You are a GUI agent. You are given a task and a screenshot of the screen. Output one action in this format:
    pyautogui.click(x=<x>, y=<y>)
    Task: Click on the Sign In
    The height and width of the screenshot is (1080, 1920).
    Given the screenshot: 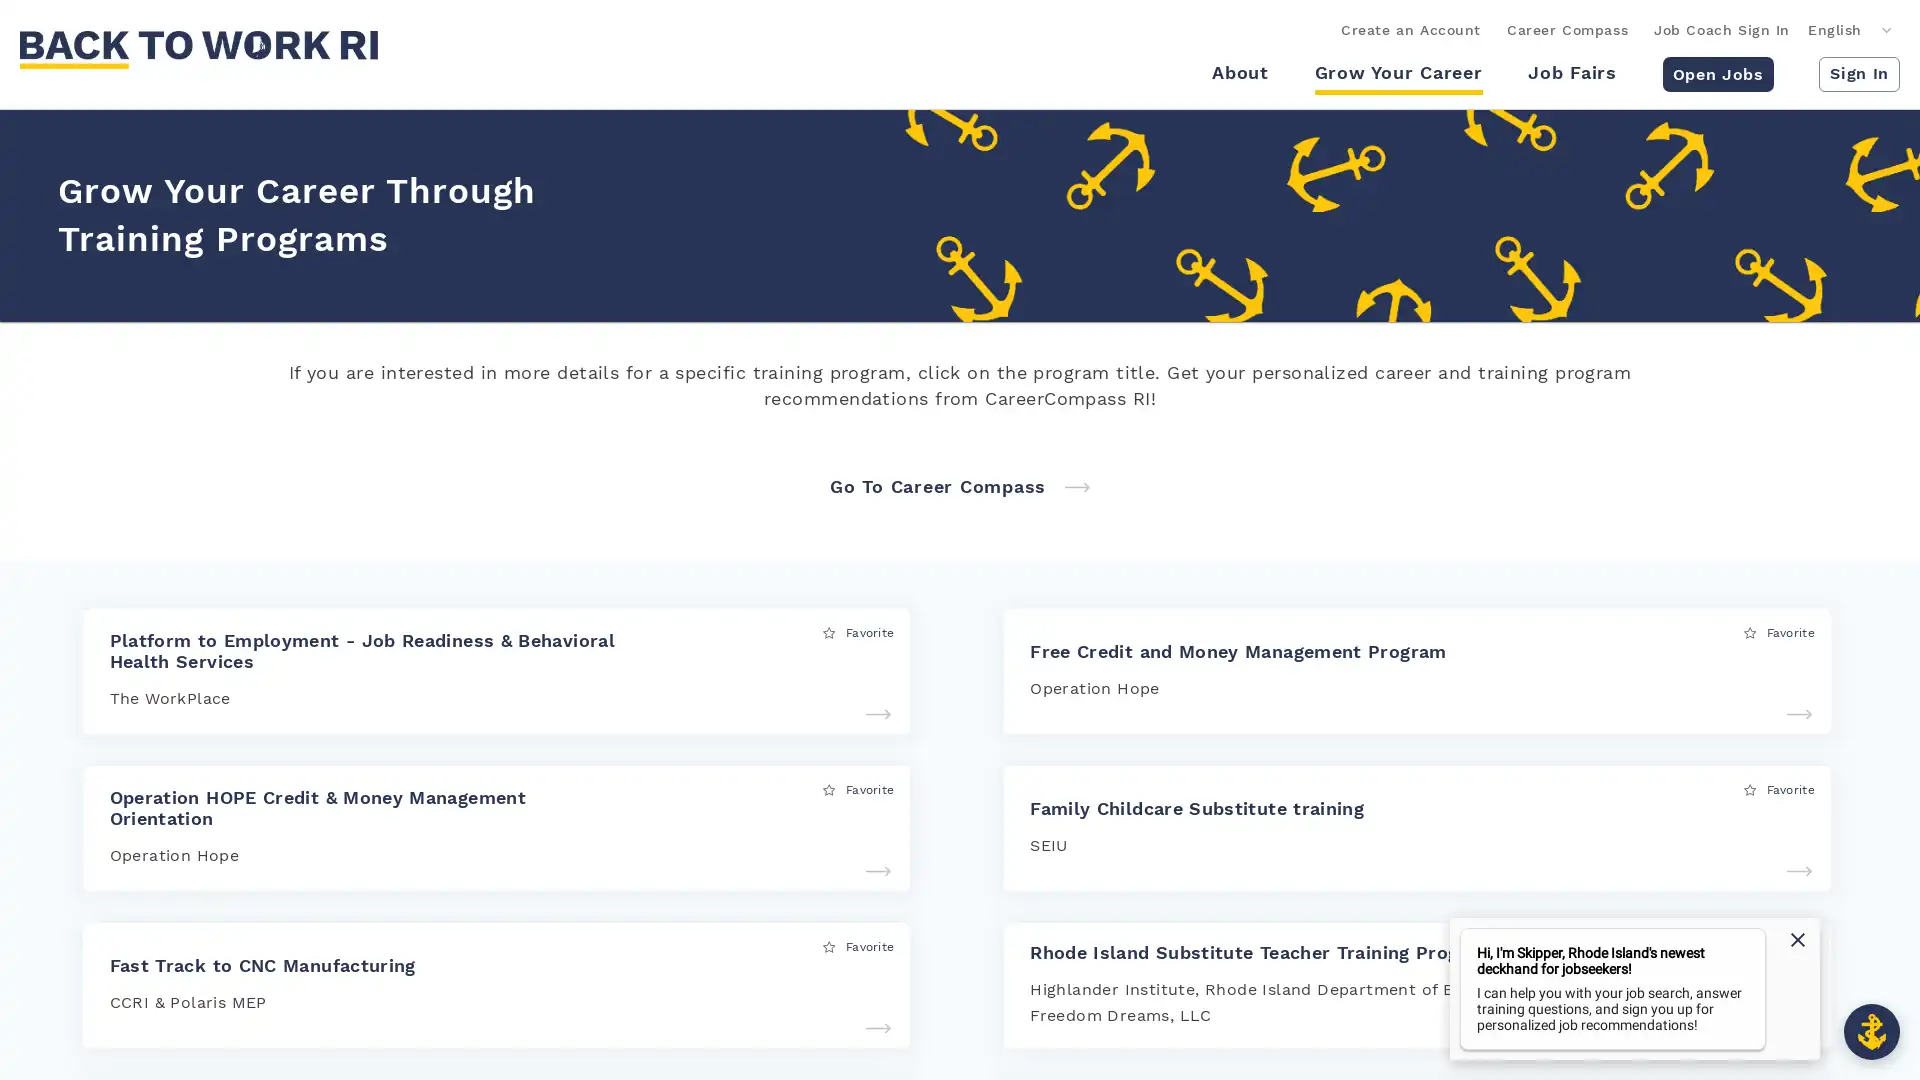 What is the action you would take?
    pyautogui.click(x=1858, y=72)
    